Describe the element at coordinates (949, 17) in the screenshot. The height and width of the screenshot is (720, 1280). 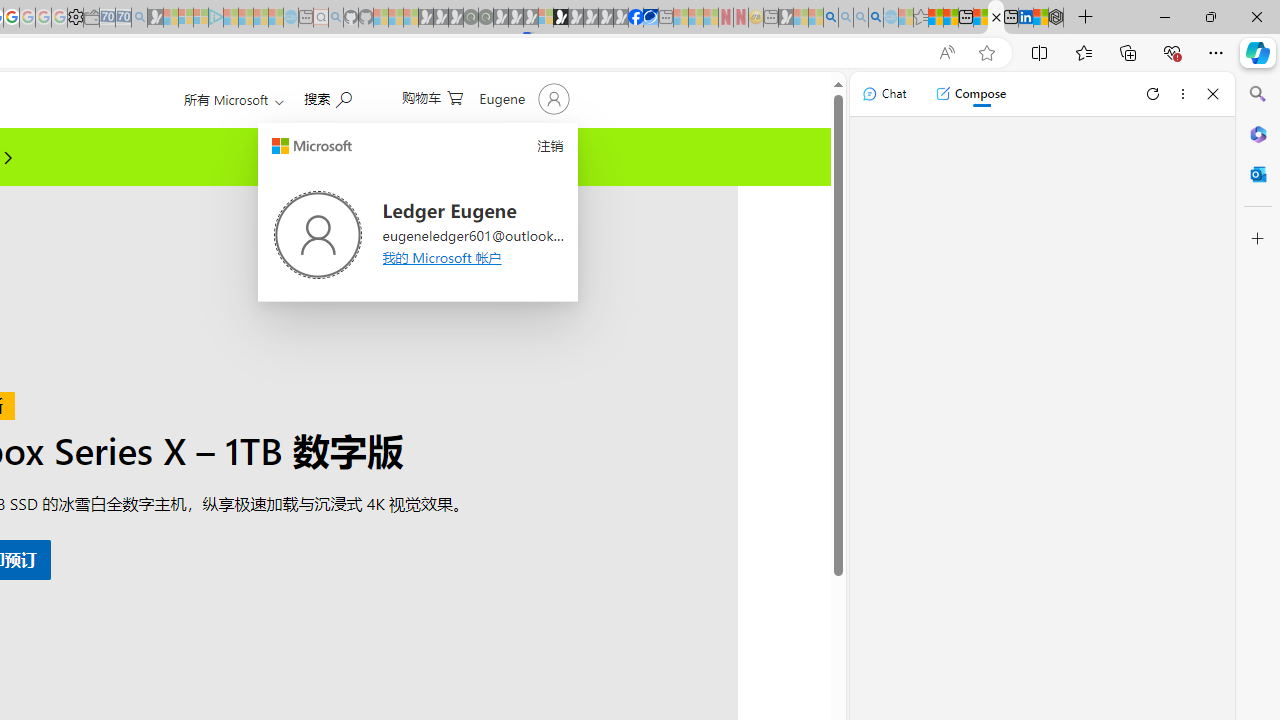
I see `'Aberdeen, Hong Kong SAR weather forecast | Microsoft Weather'` at that location.